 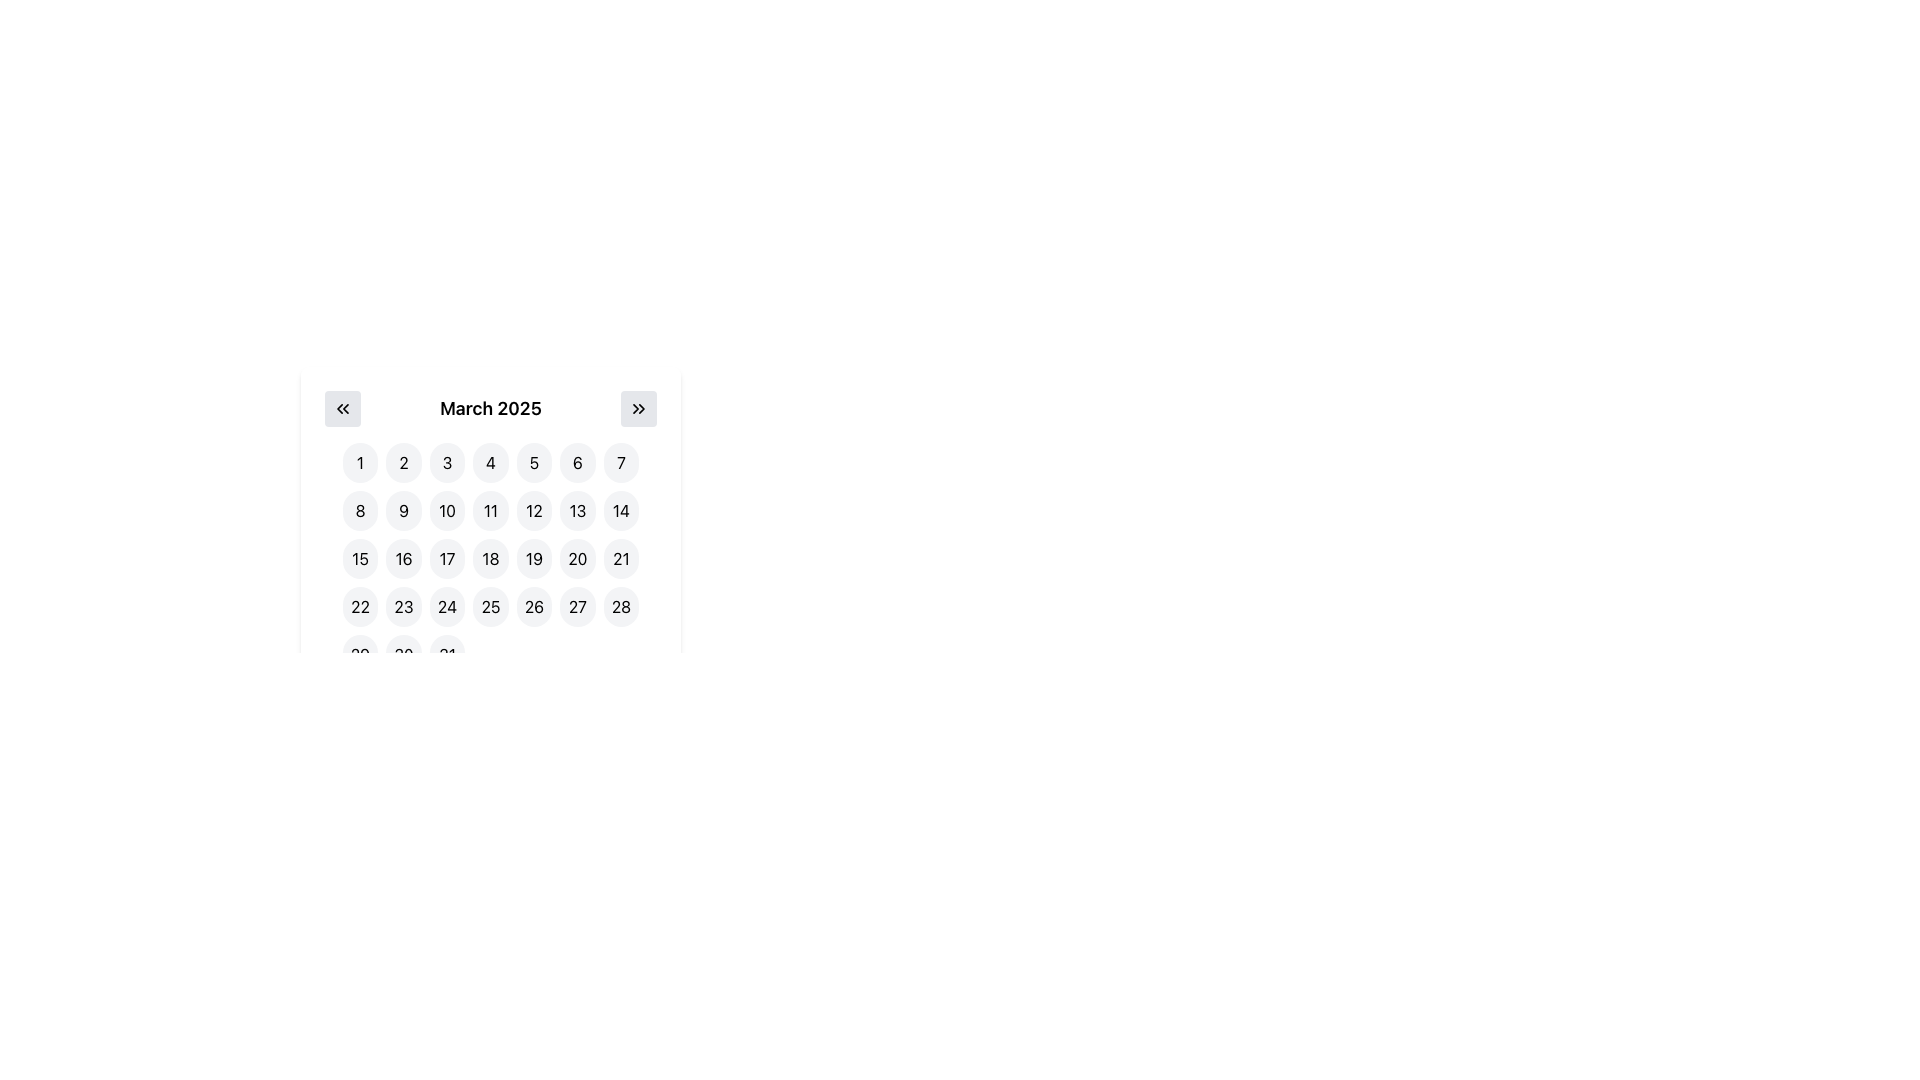 I want to click on the interactive date button located in the grid under the header 'March 2025', so click(x=490, y=559).